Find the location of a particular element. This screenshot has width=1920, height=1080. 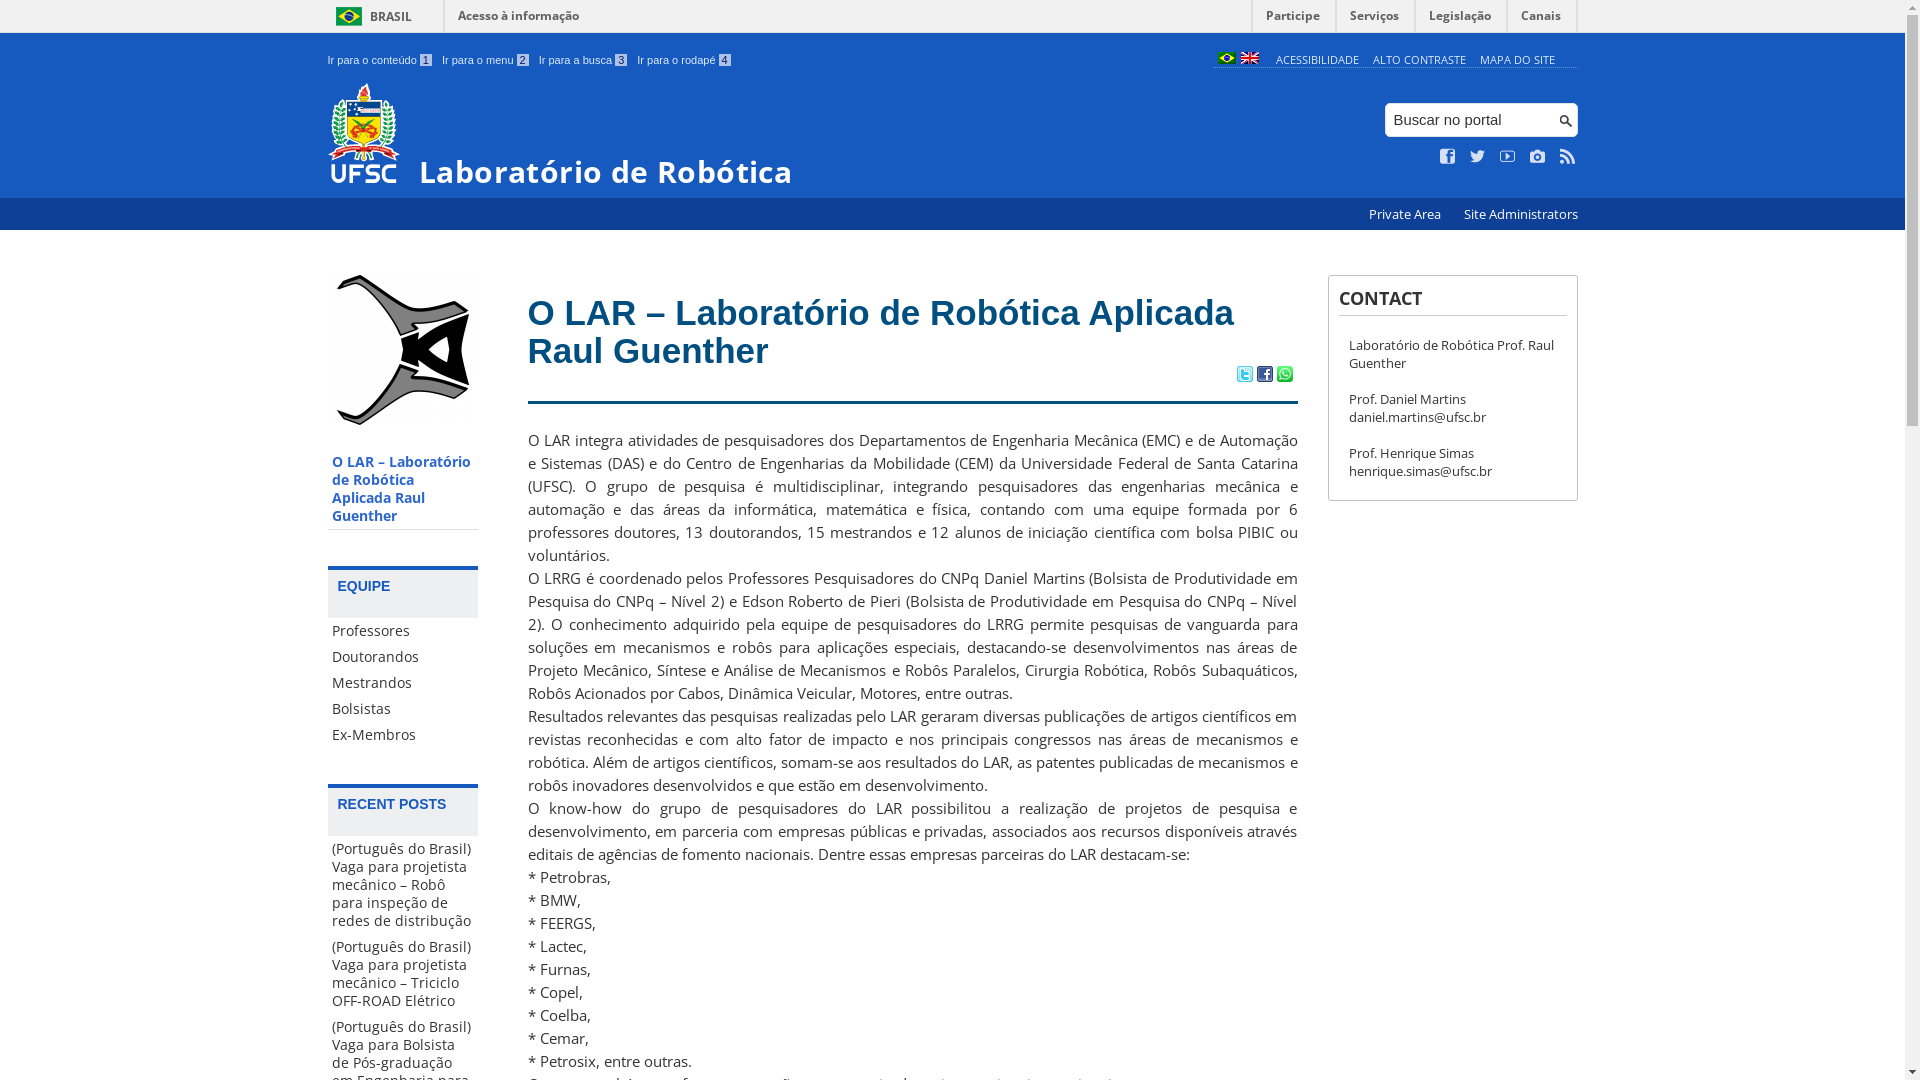

'Ex-Membros' is located at coordinates (327, 735).